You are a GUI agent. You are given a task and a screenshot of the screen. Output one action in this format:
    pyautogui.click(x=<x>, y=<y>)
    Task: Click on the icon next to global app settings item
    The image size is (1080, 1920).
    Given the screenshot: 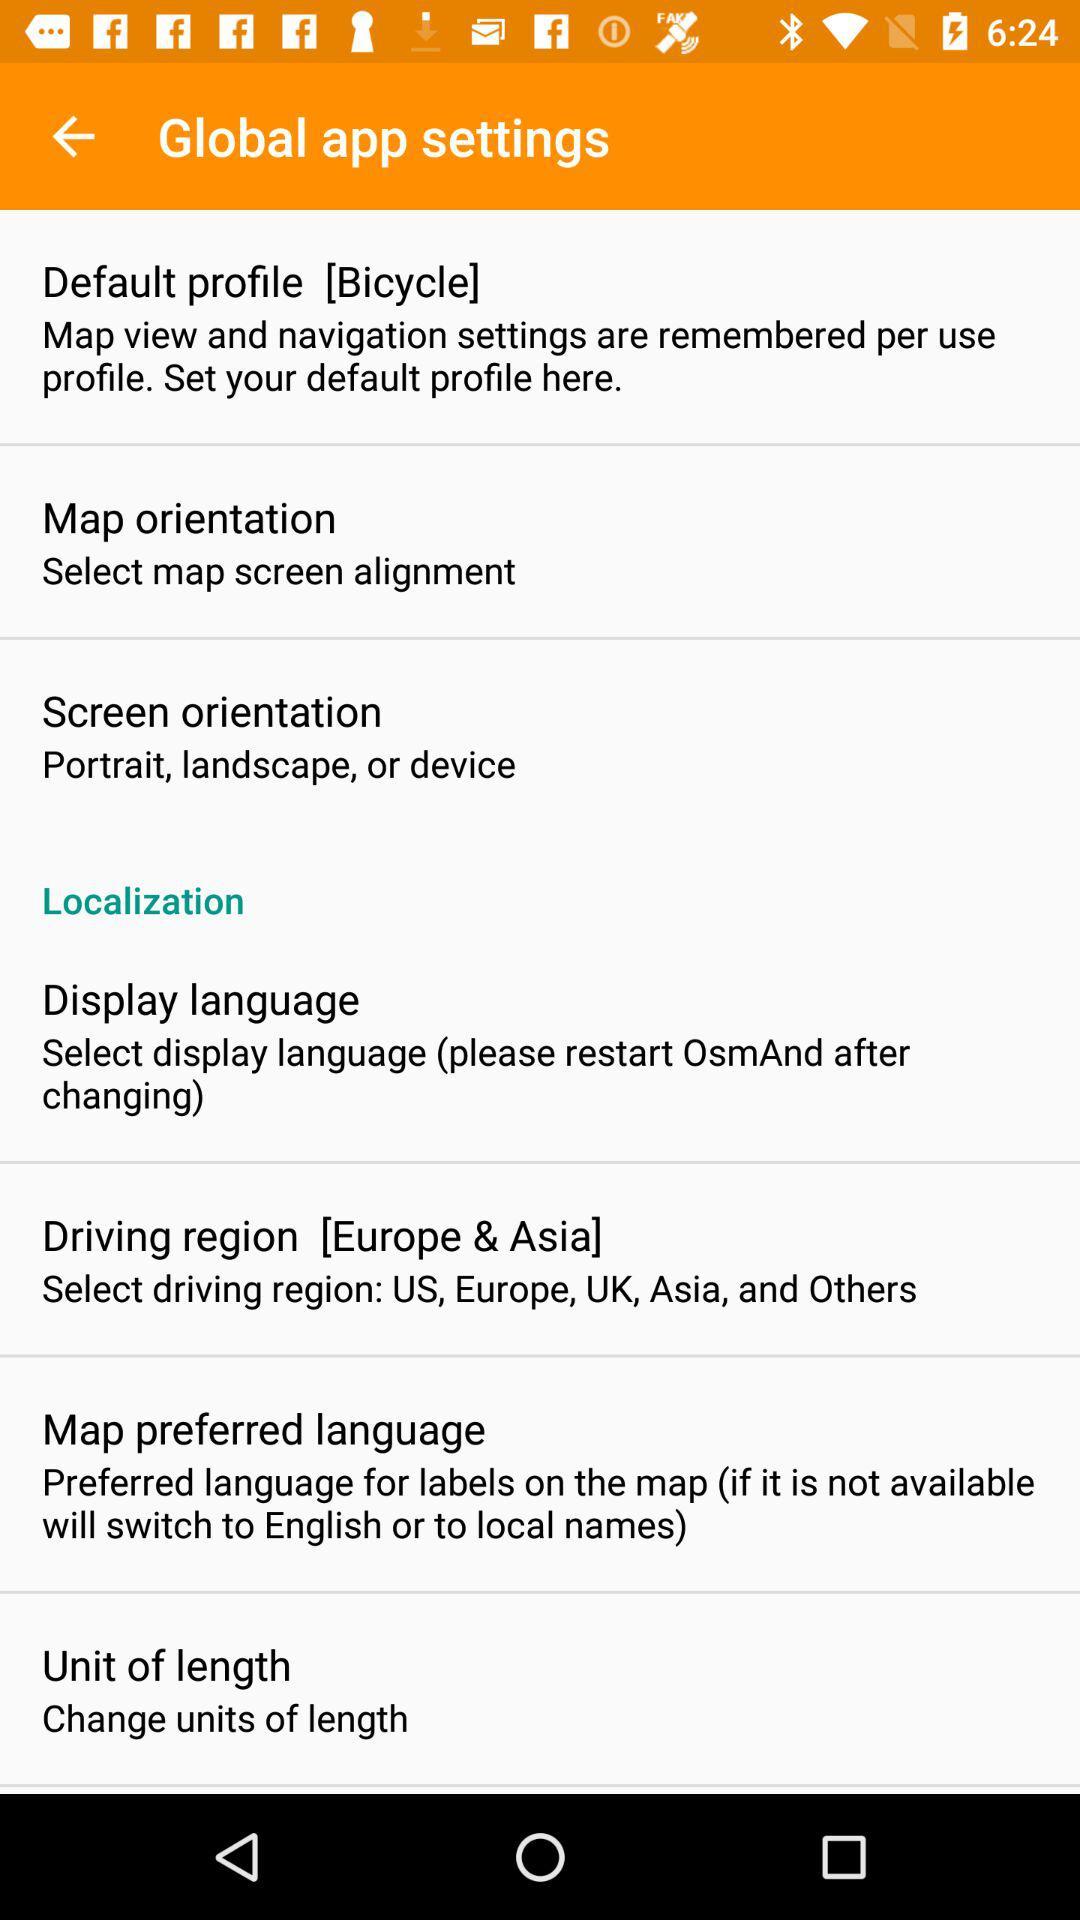 What is the action you would take?
    pyautogui.click(x=72, y=135)
    